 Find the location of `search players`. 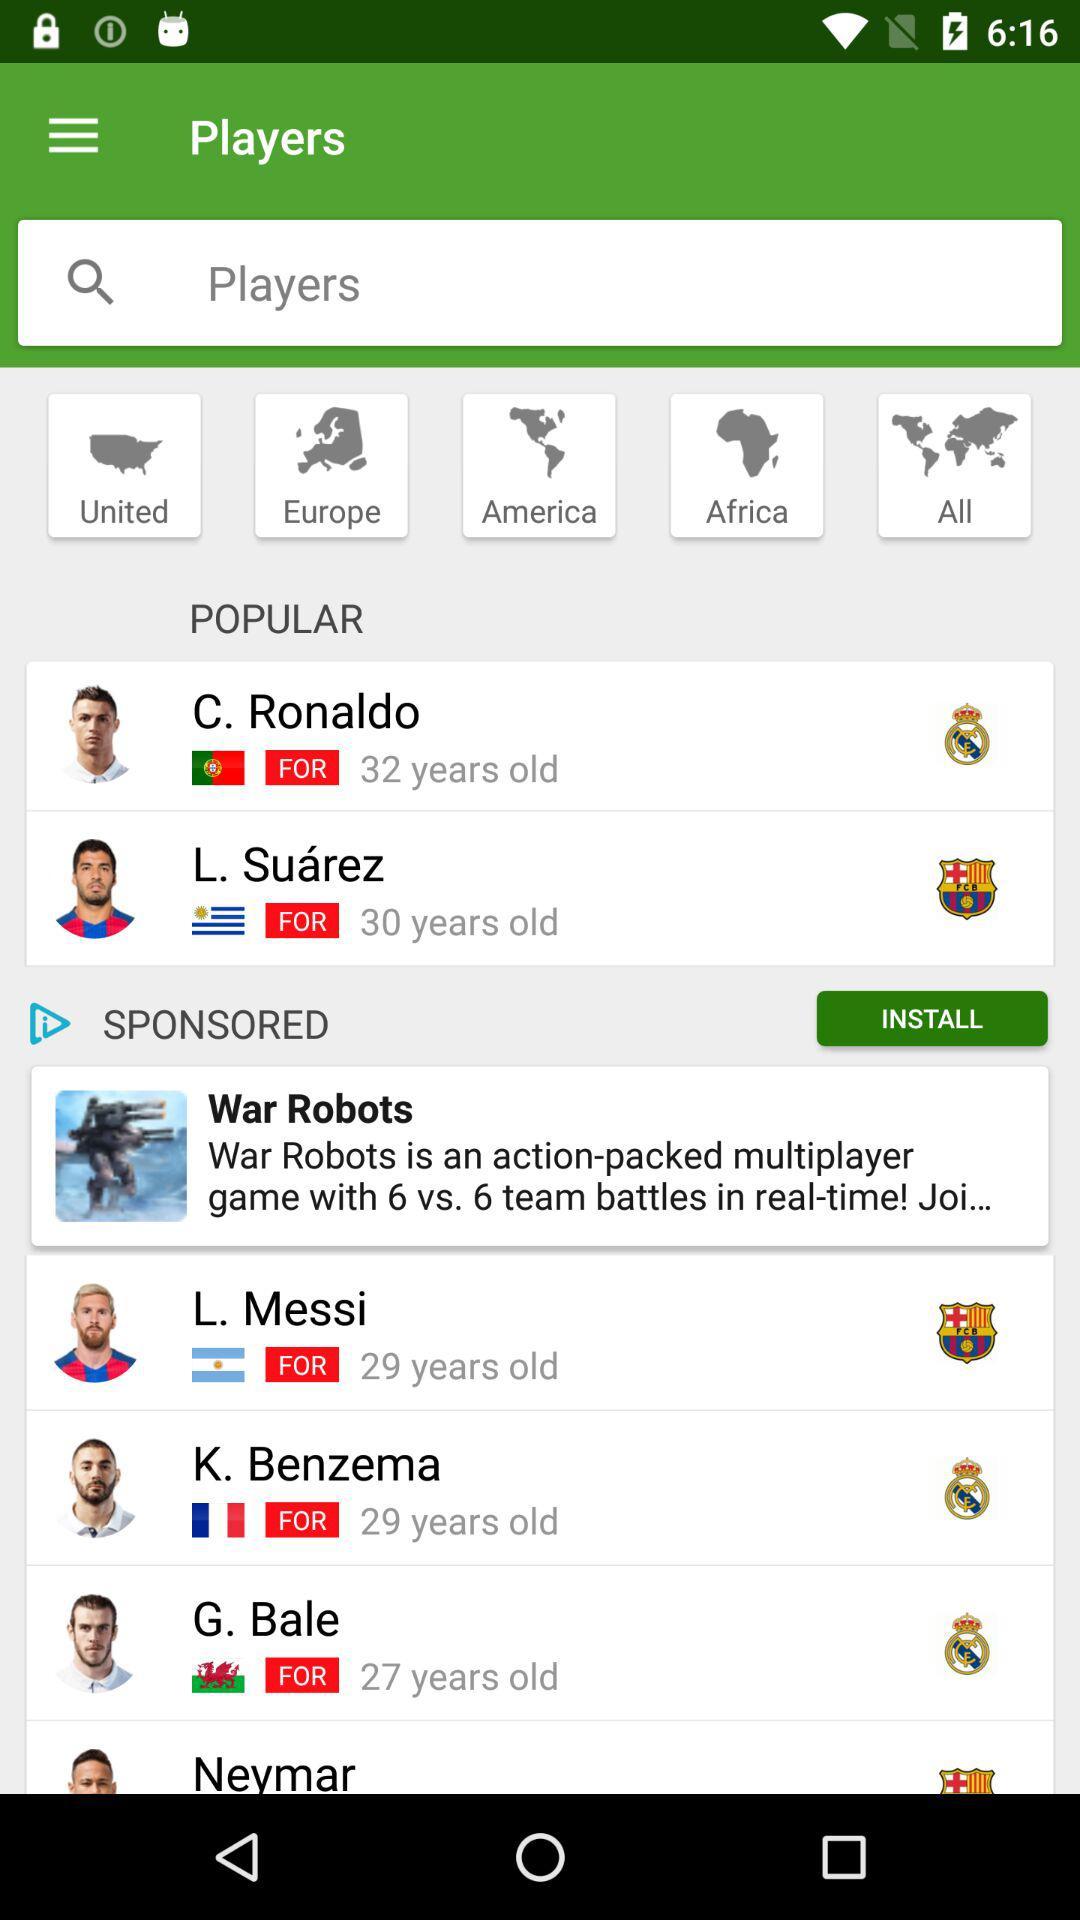

search players is located at coordinates (634, 281).